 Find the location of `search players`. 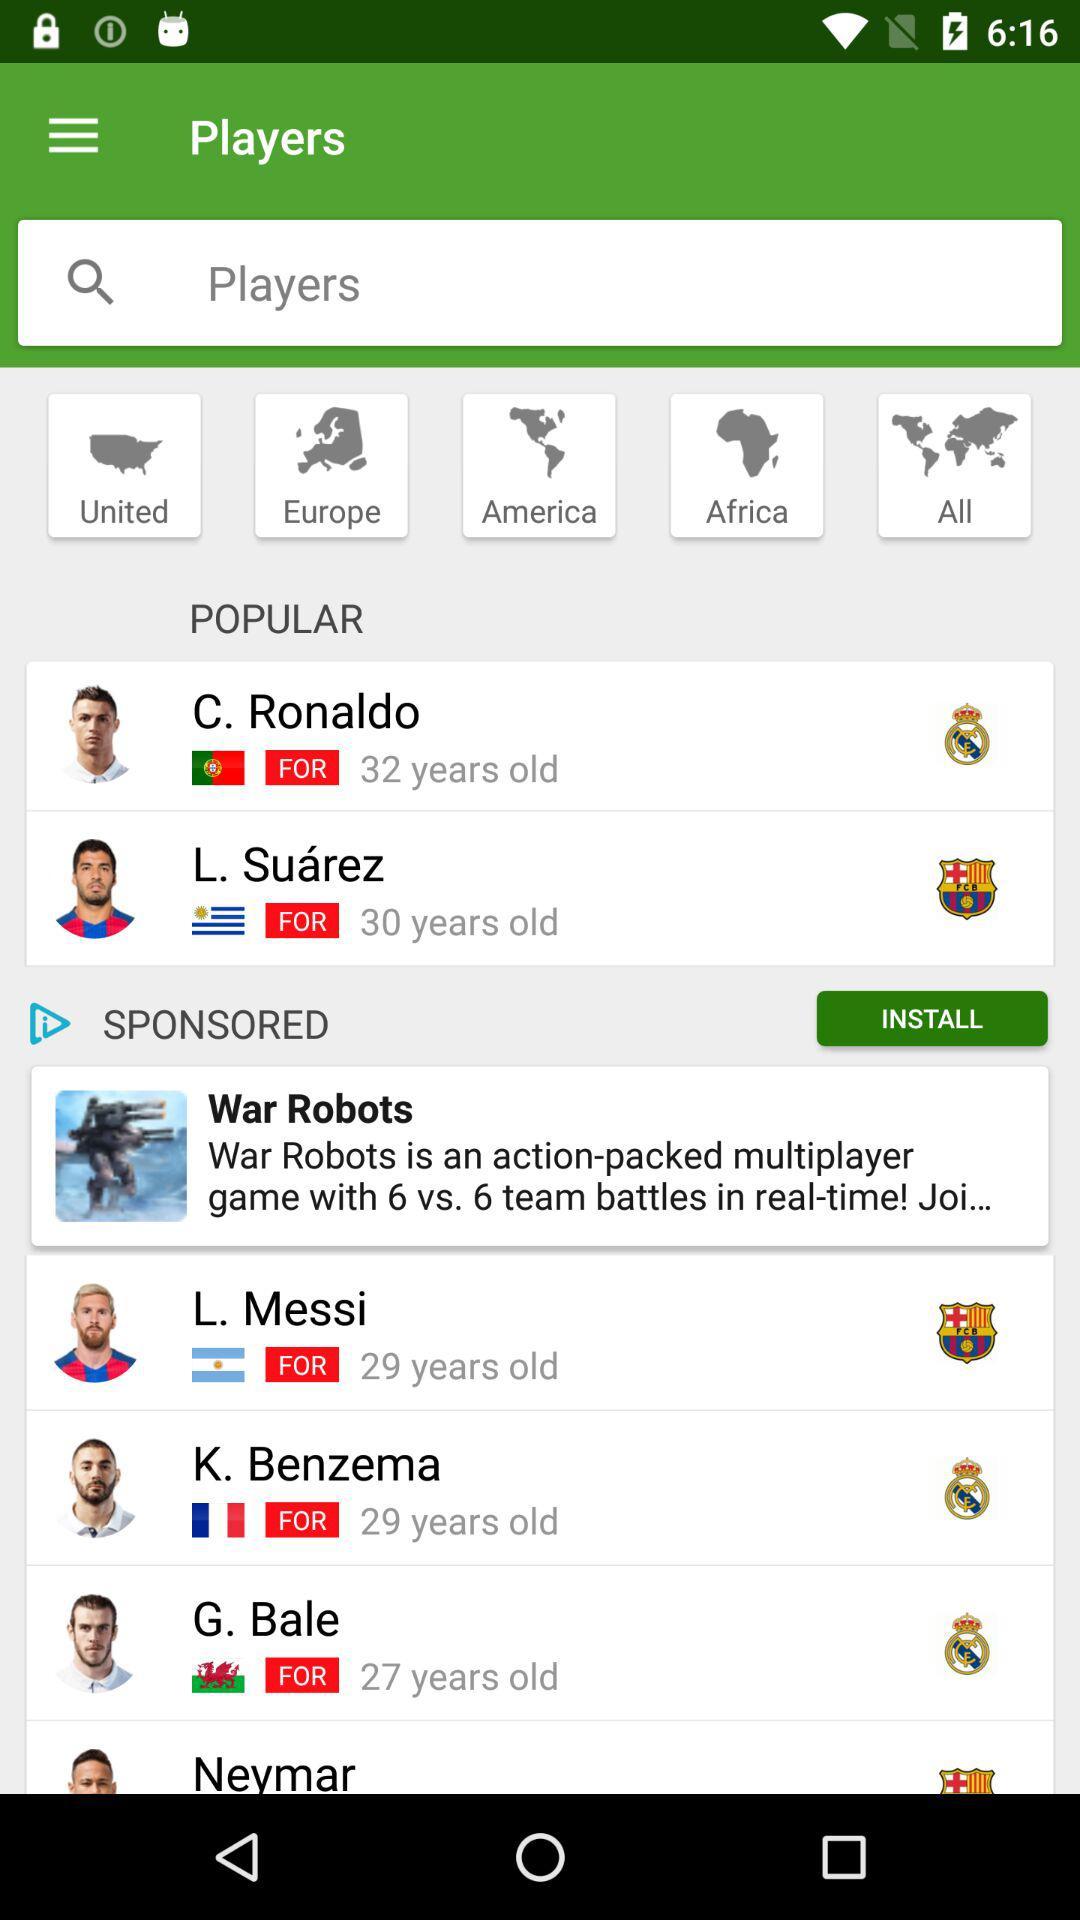

search players is located at coordinates (634, 281).